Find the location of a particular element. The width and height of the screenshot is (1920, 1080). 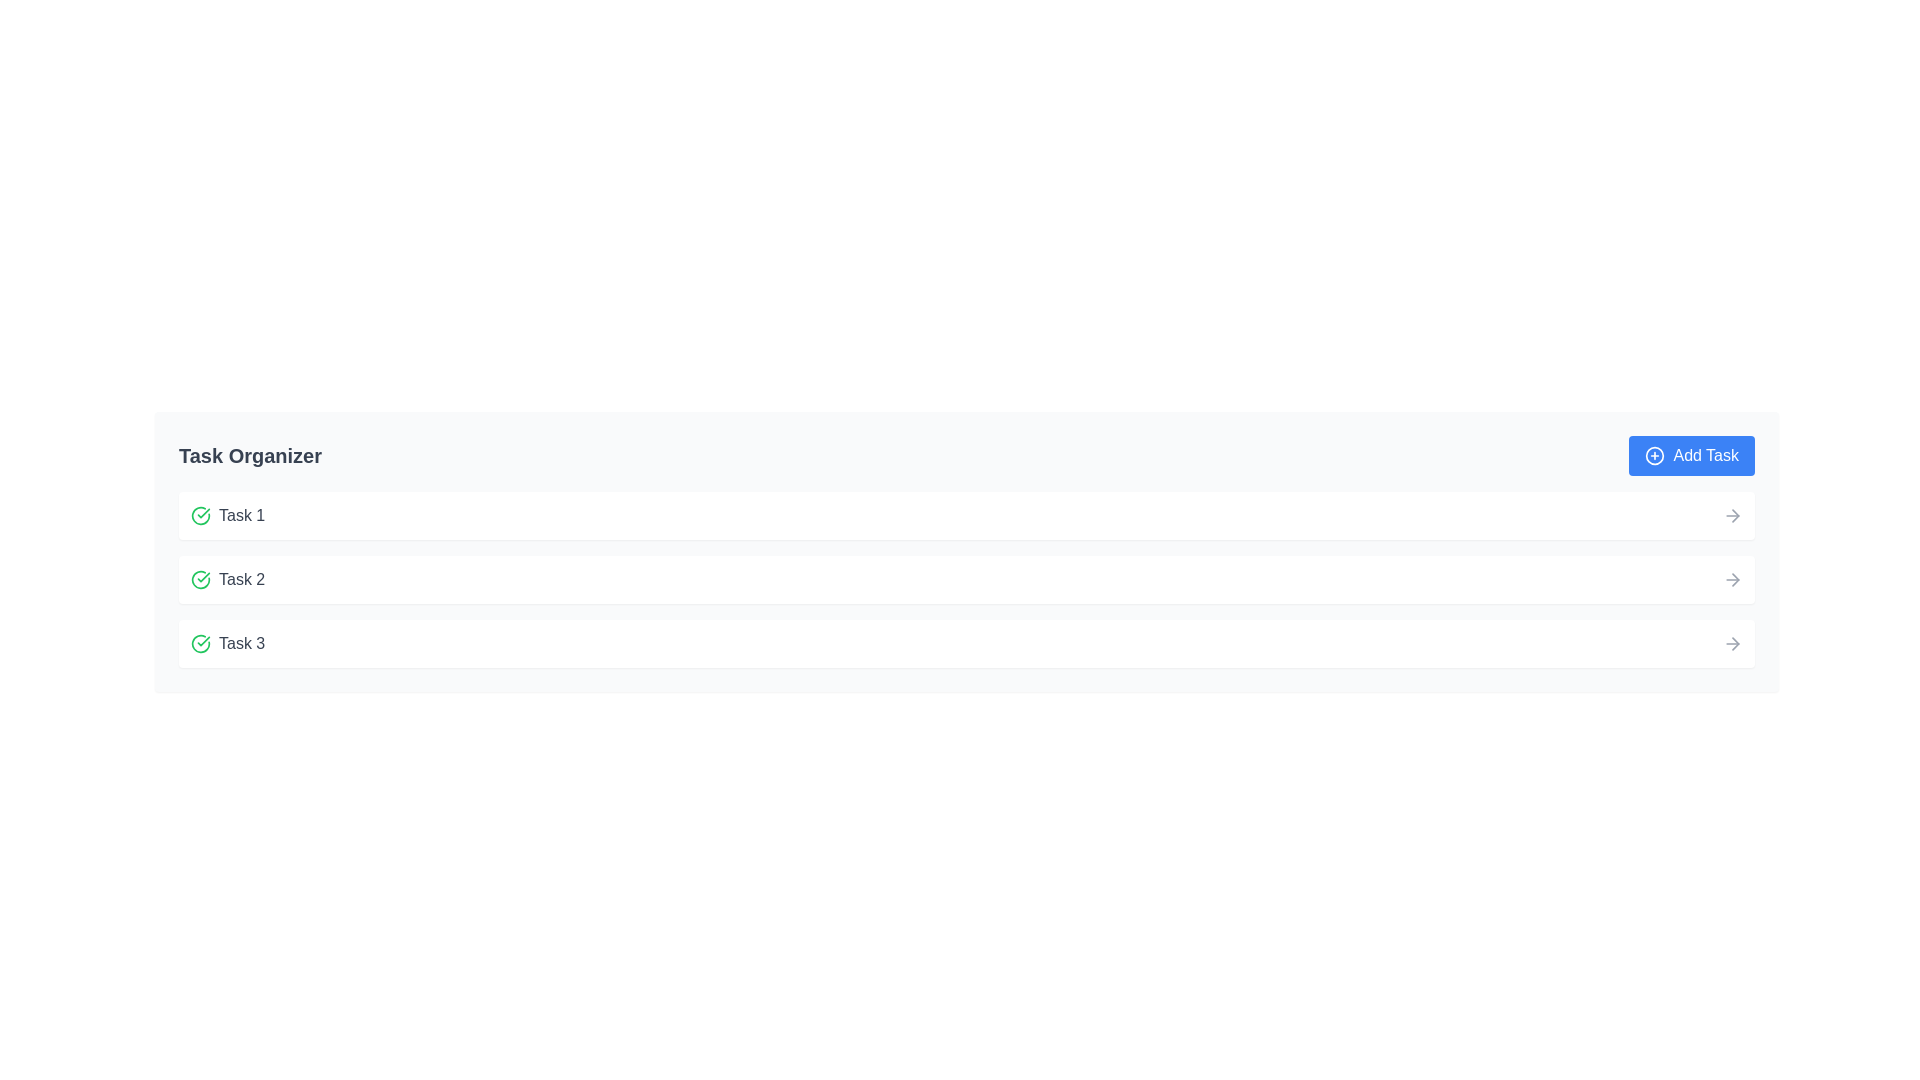

the text label displaying 'Task 3' in a gray font, which is located in the bottom row of a vertical list, adjacent to a green checkmark icon is located at coordinates (241, 644).